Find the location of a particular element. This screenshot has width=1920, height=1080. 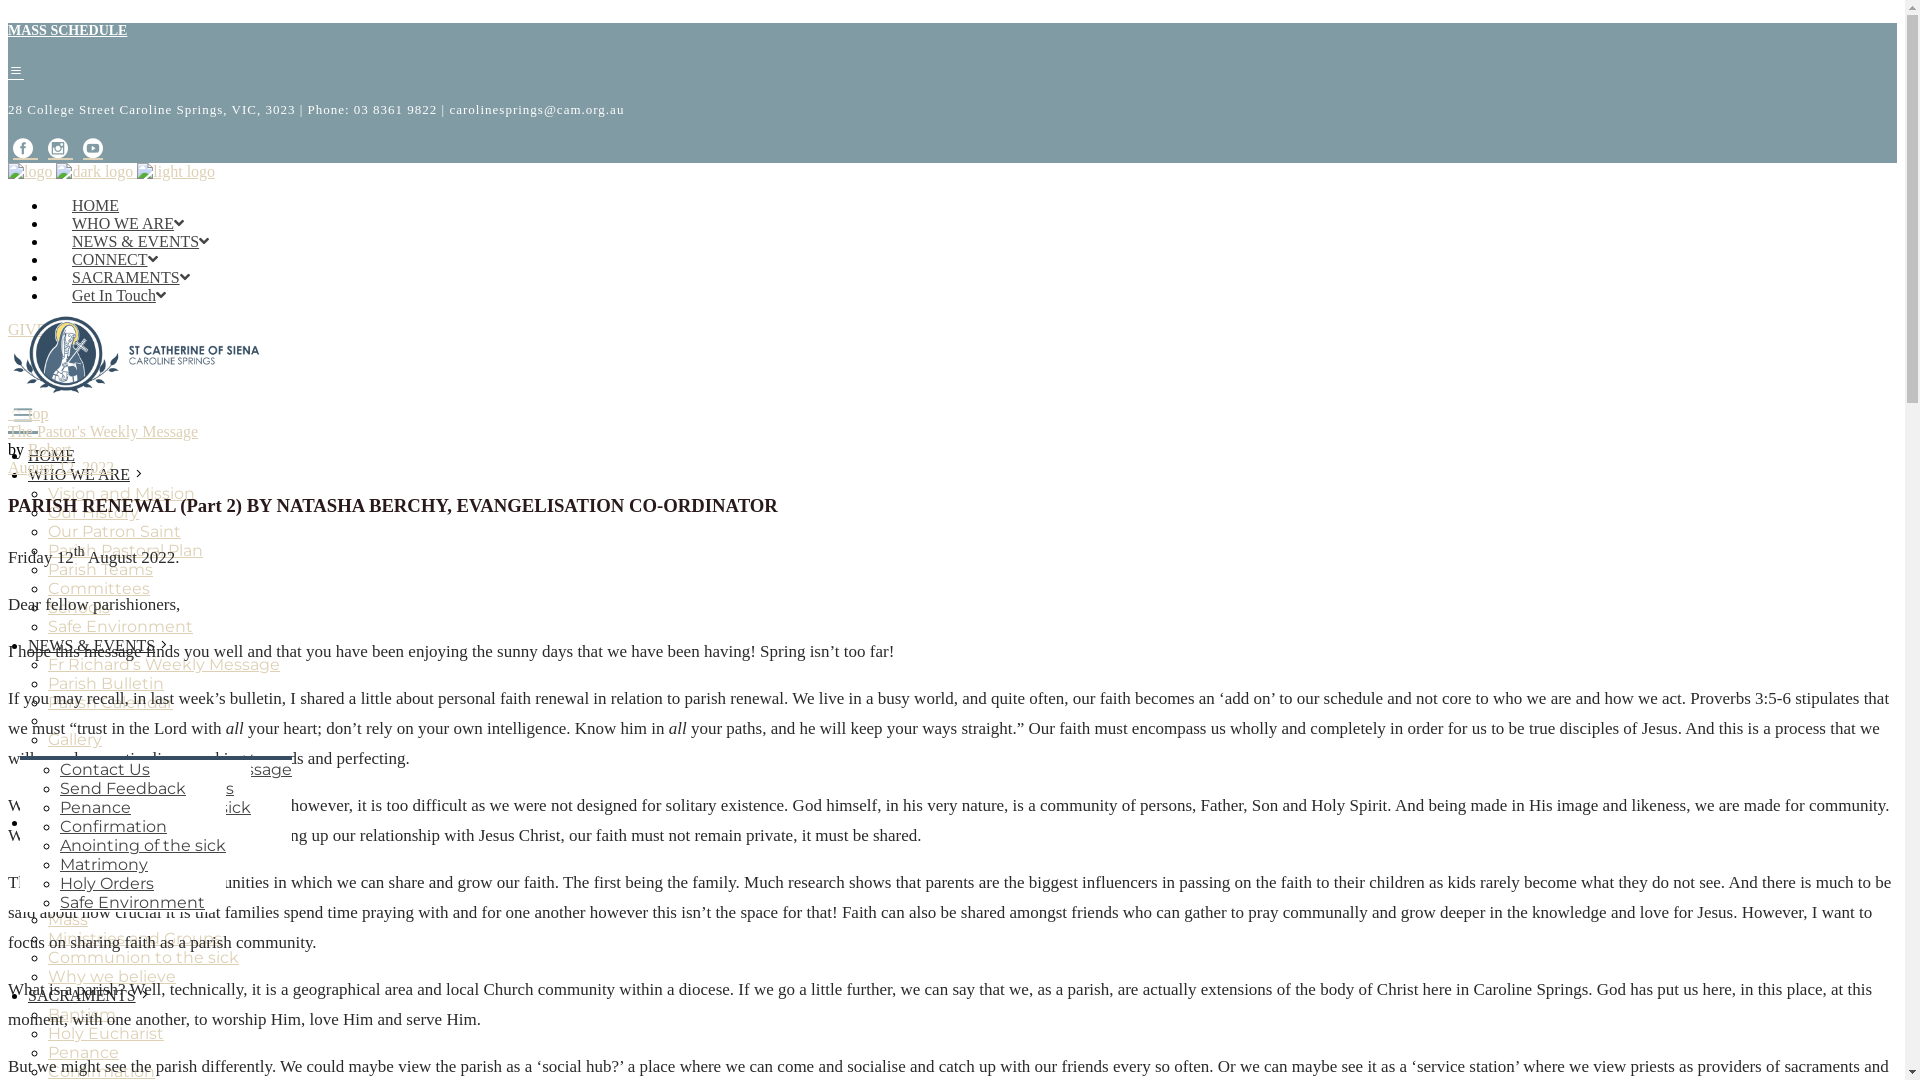

'Send Feedback' is located at coordinates (59, 787).